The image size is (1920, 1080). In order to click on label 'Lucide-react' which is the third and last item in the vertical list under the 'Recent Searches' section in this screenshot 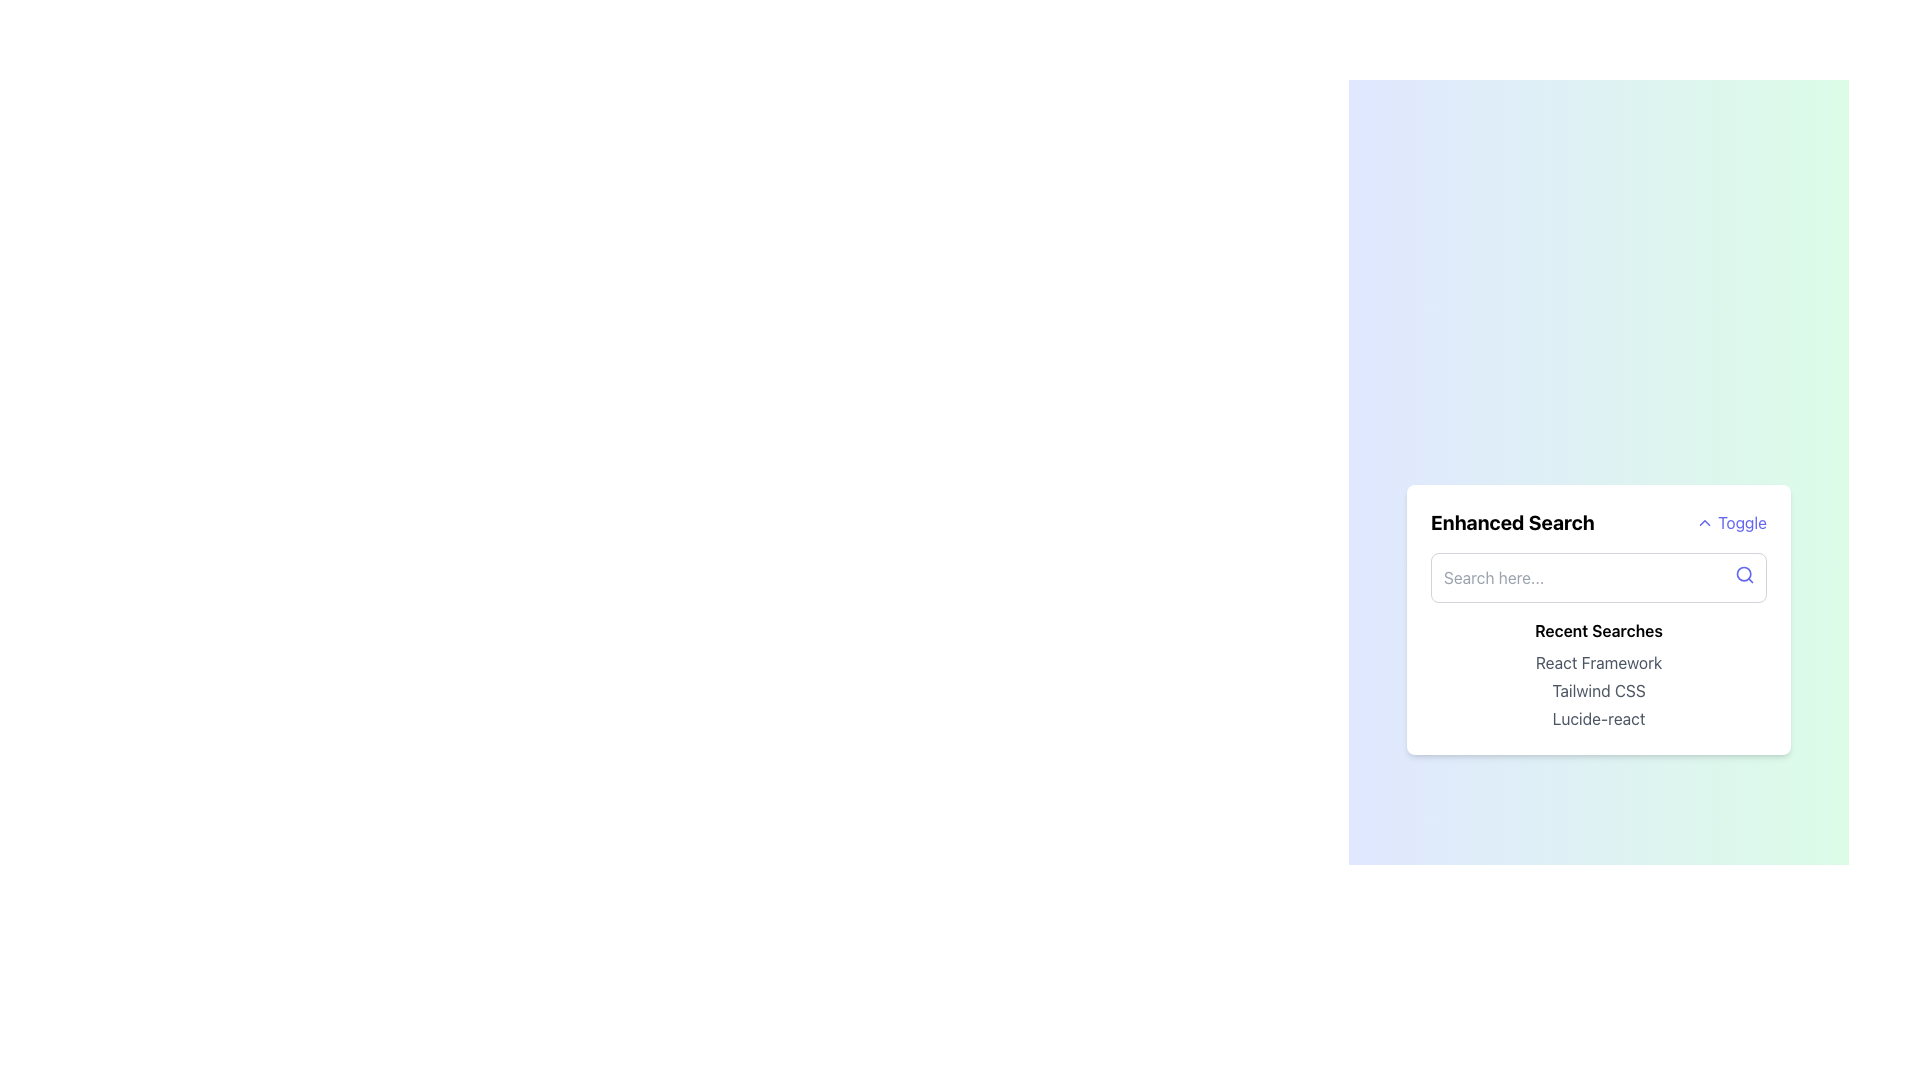, I will do `click(1597, 717)`.